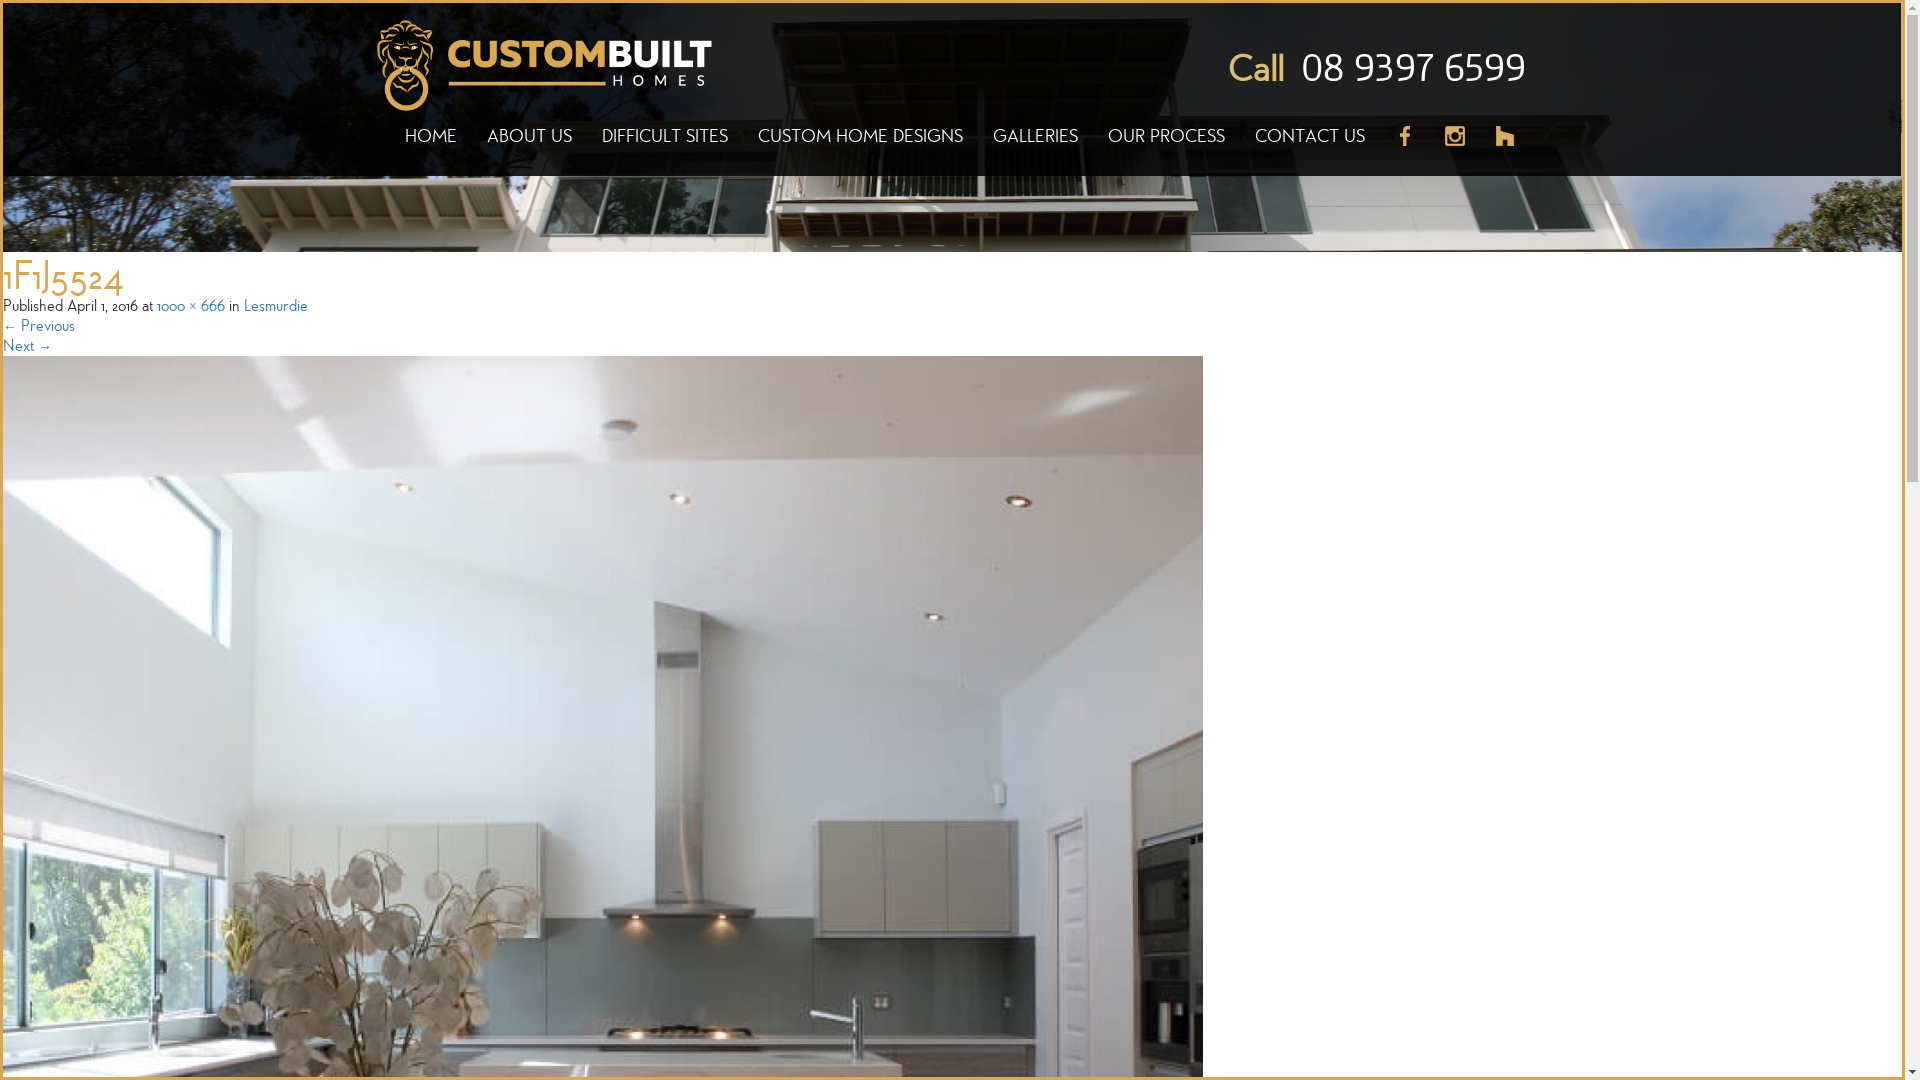 Image resolution: width=1920 pixels, height=1080 pixels. What do you see at coordinates (1404, 146) in the screenshot?
I see `'<span class="icon-facebook"></span>'` at bounding box center [1404, 146].